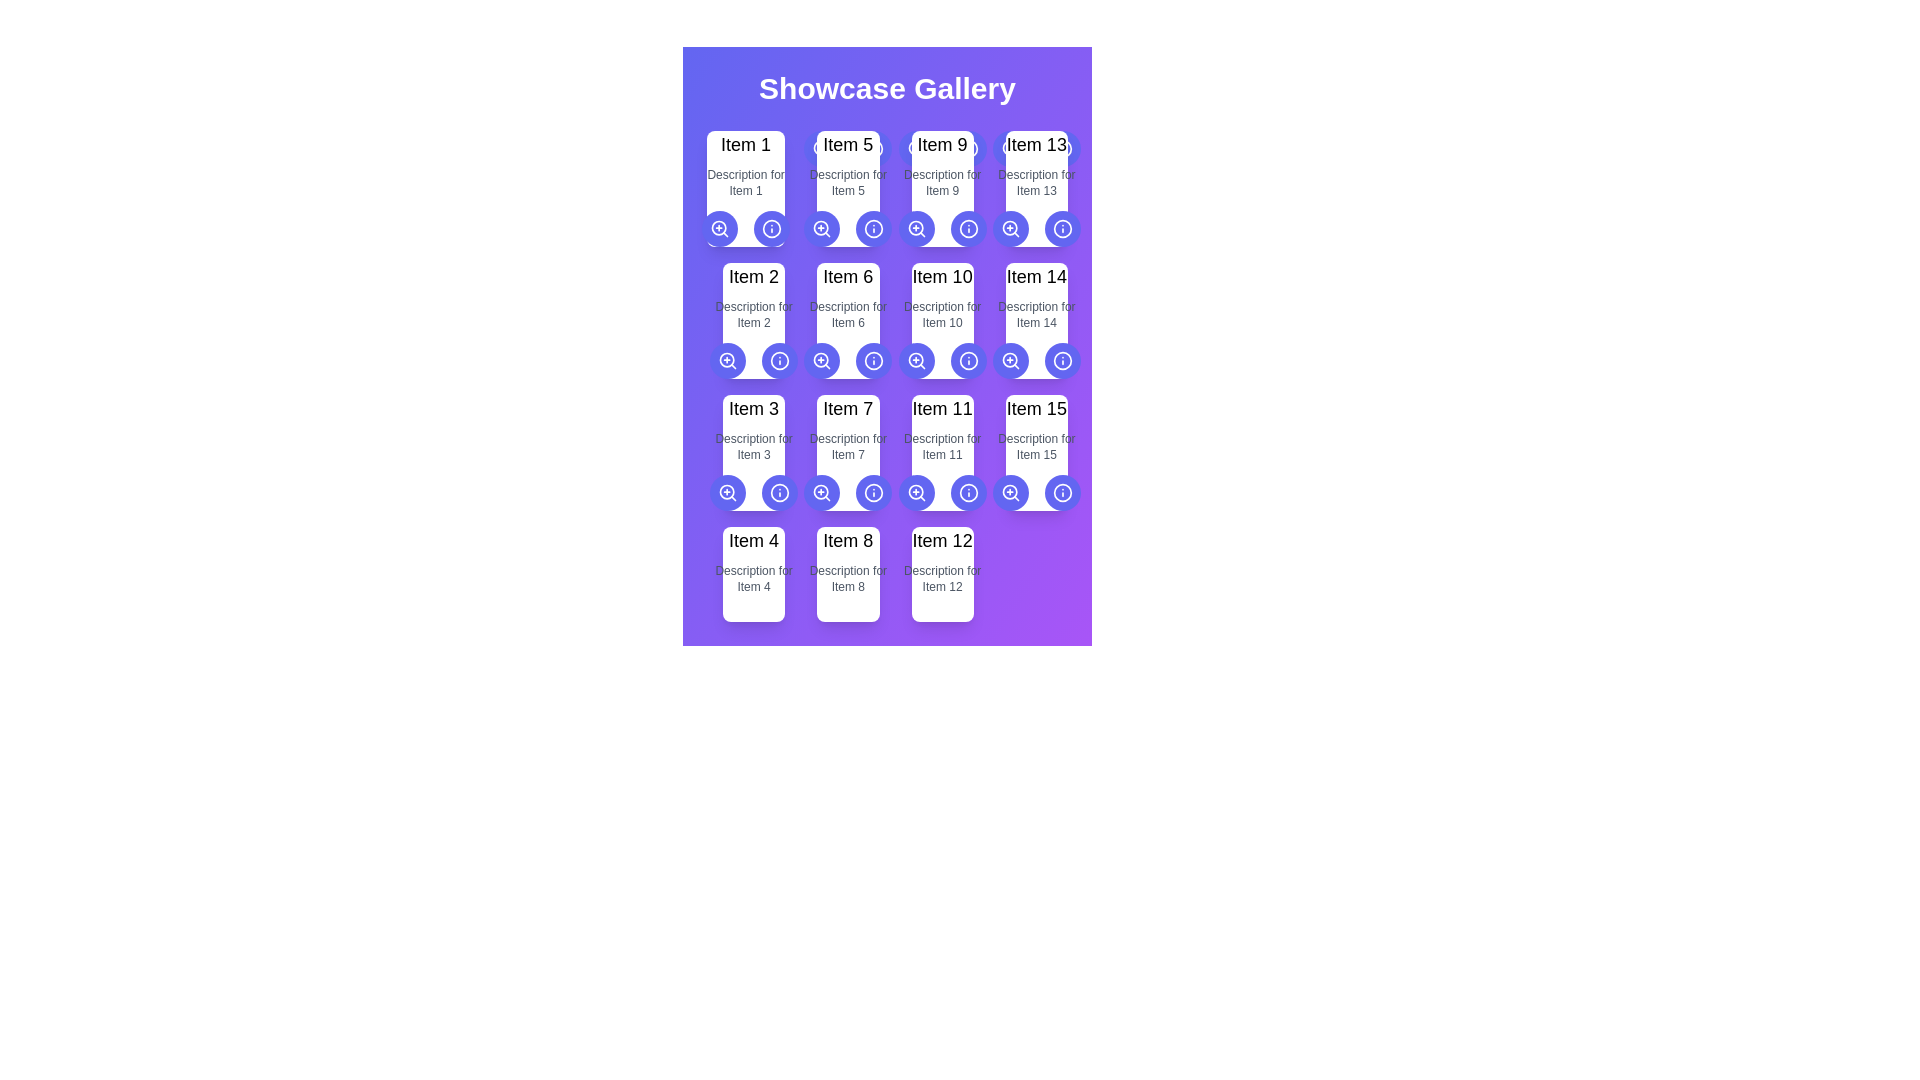  What do you see at coordinates (822, 493) in the screenshot?
I see `the circular button with an indigo-blue background and a magnifying glass icon located in the fourth row under the 'Item 7' card` at bounding box center [822, 493].